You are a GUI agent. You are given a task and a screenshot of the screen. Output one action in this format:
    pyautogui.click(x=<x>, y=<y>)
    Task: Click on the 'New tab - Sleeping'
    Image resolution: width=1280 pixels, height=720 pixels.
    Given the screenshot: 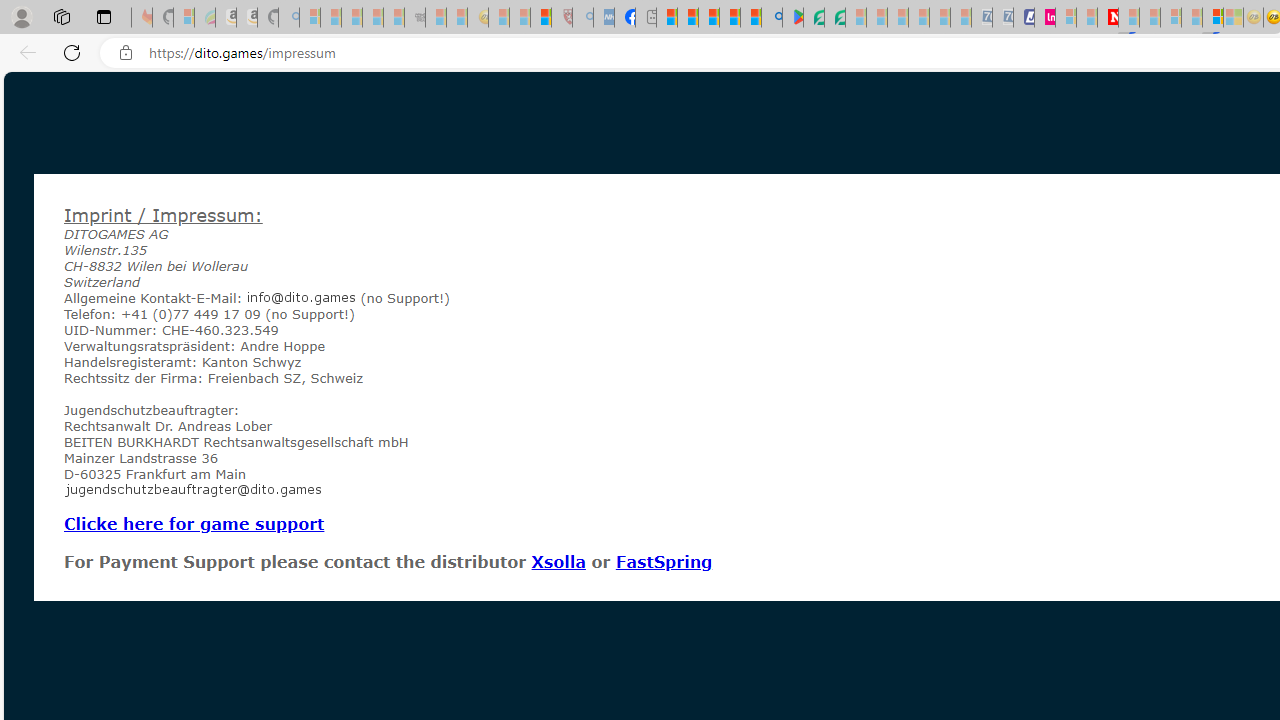 What is the action you would take?
    pyautogui.click(x=646, y=17)
    